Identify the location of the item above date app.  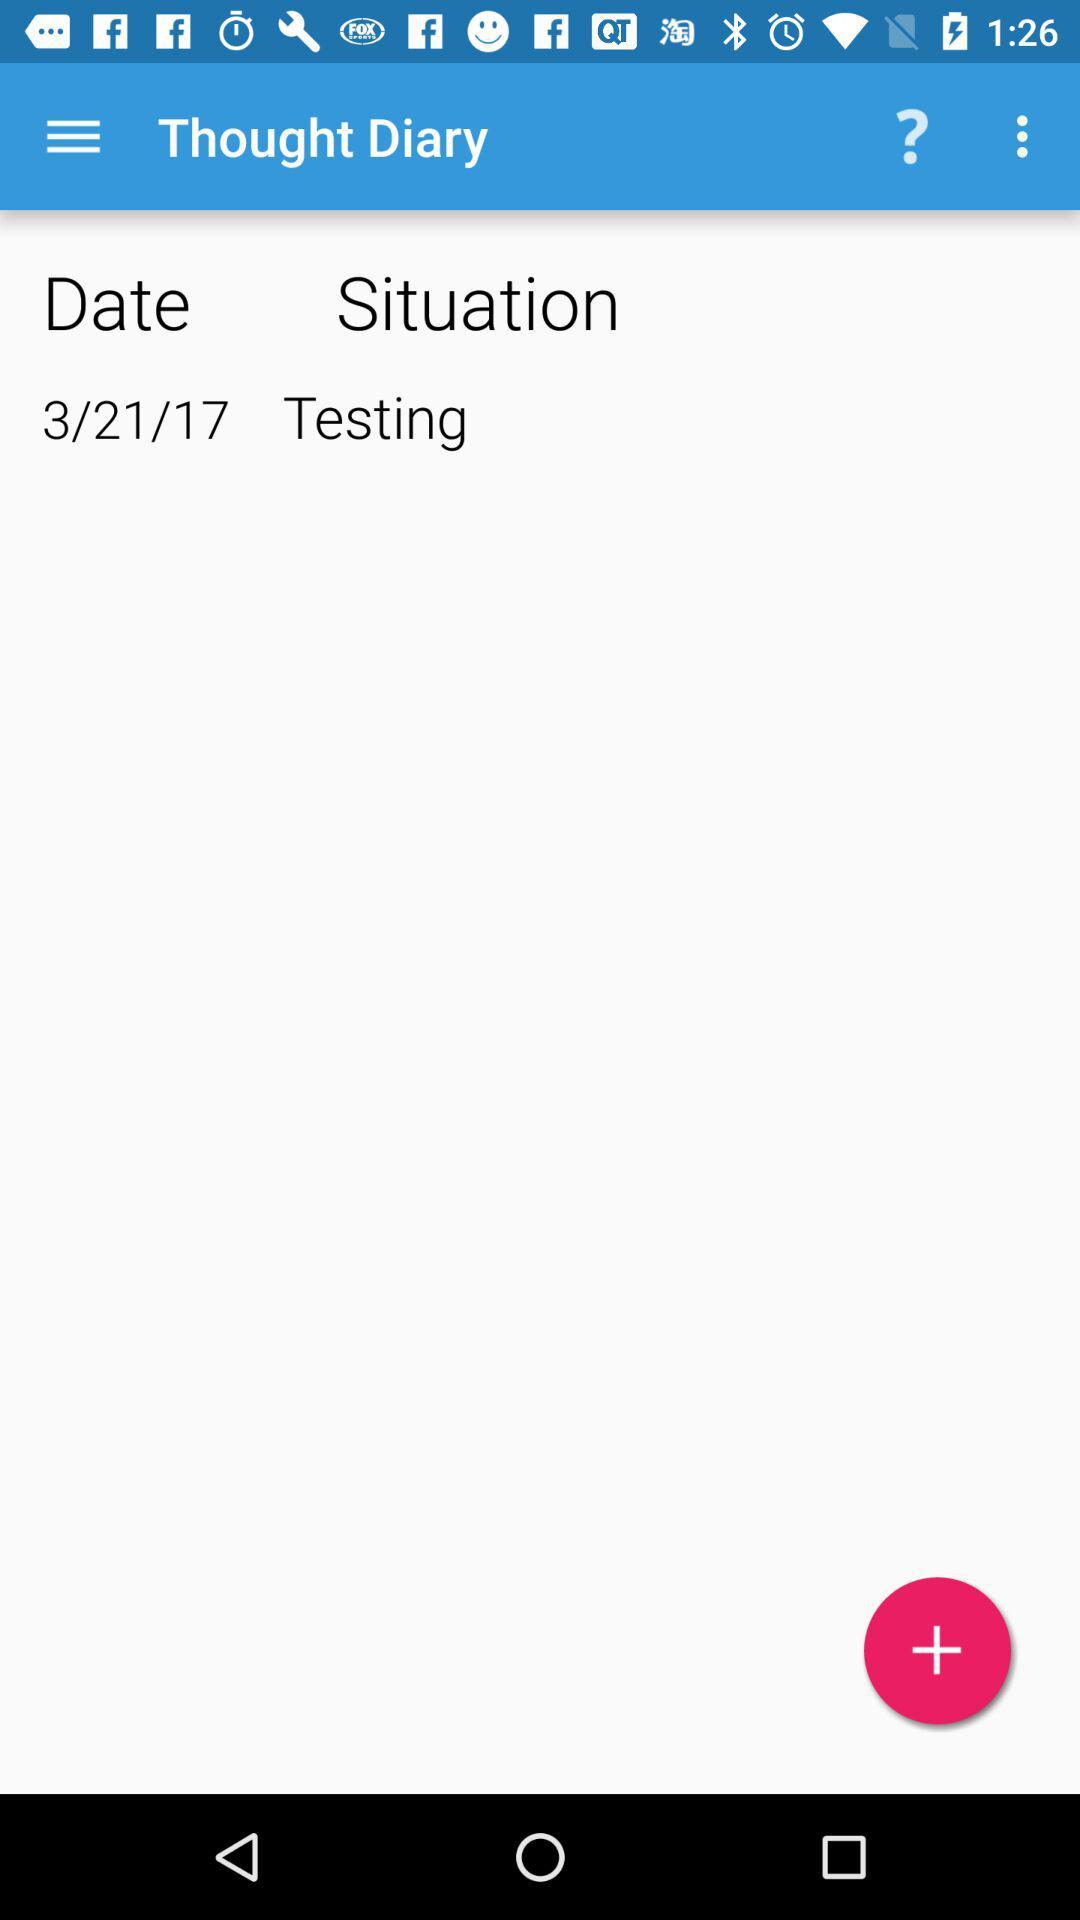
(72, 135).